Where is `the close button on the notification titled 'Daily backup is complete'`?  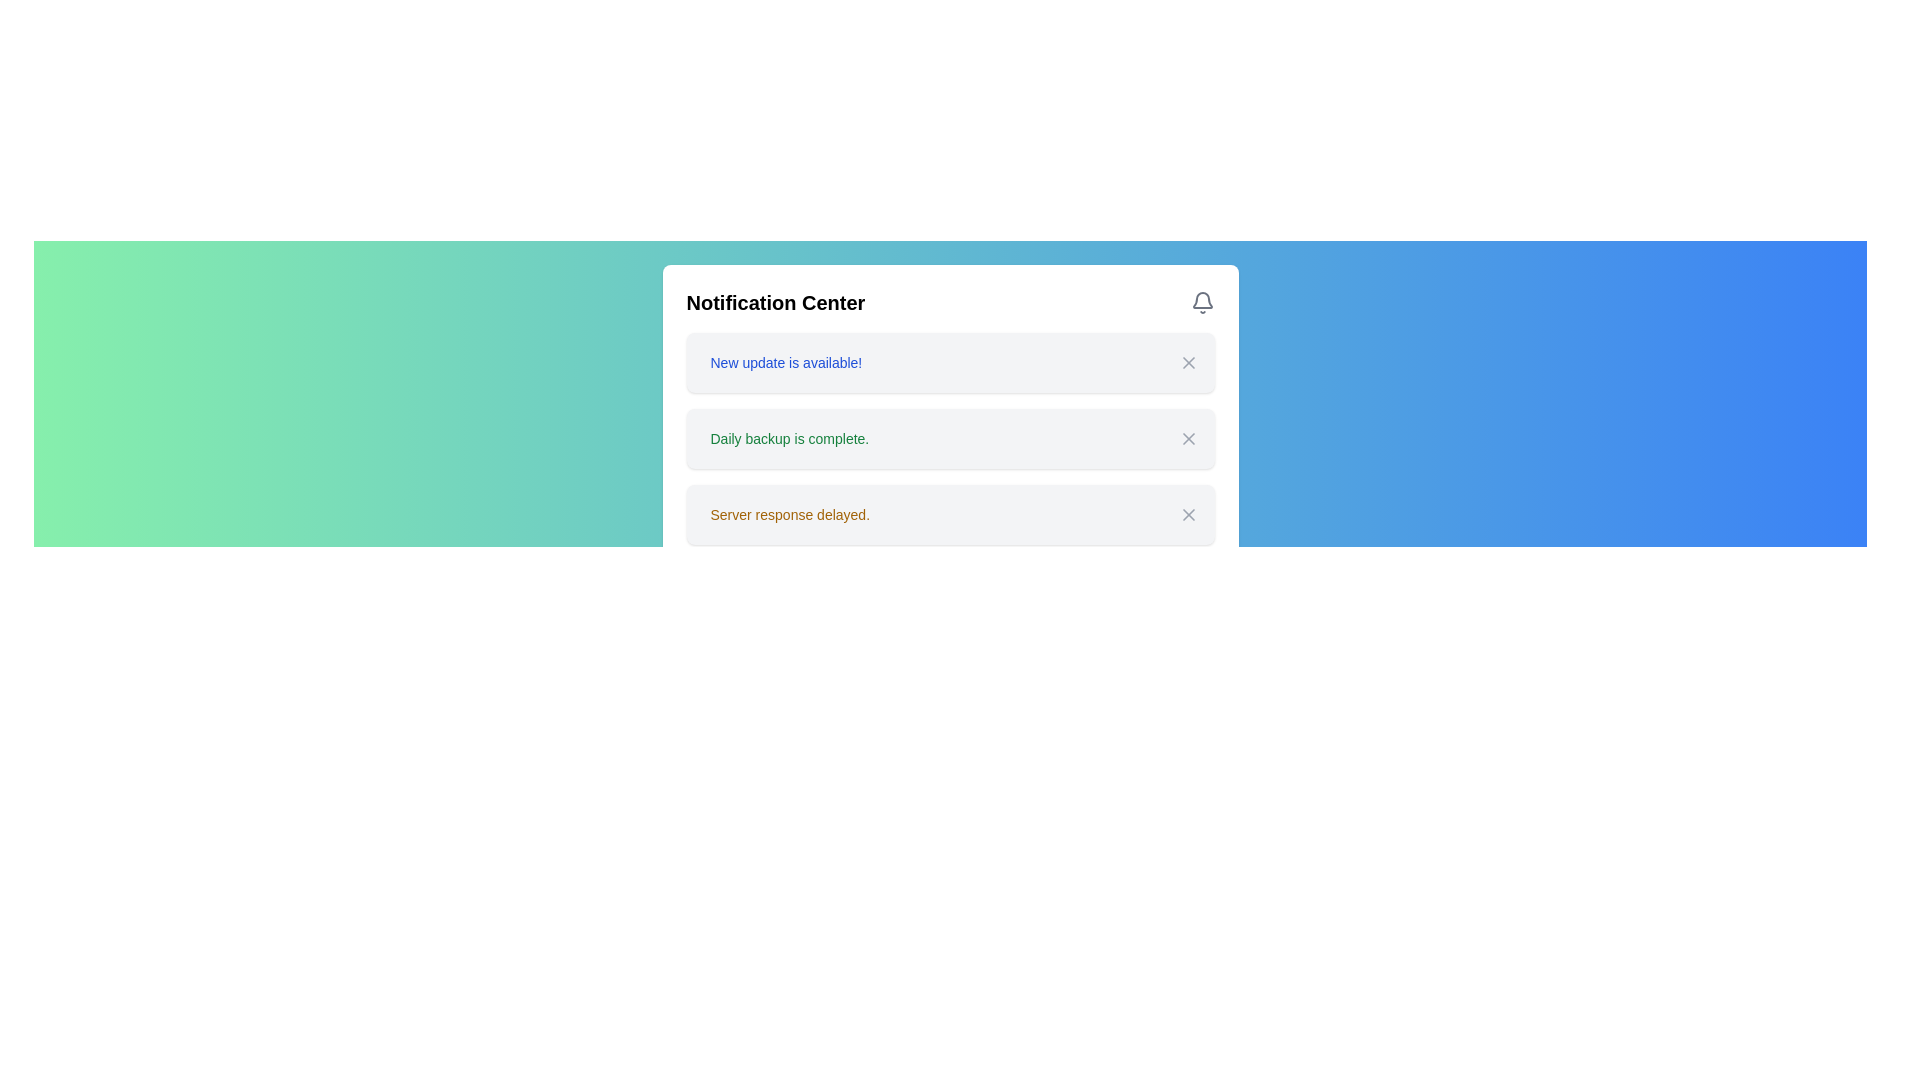
the close button on the notification titled 'Daily backup is complete' is located at coordinates (1188, 438).